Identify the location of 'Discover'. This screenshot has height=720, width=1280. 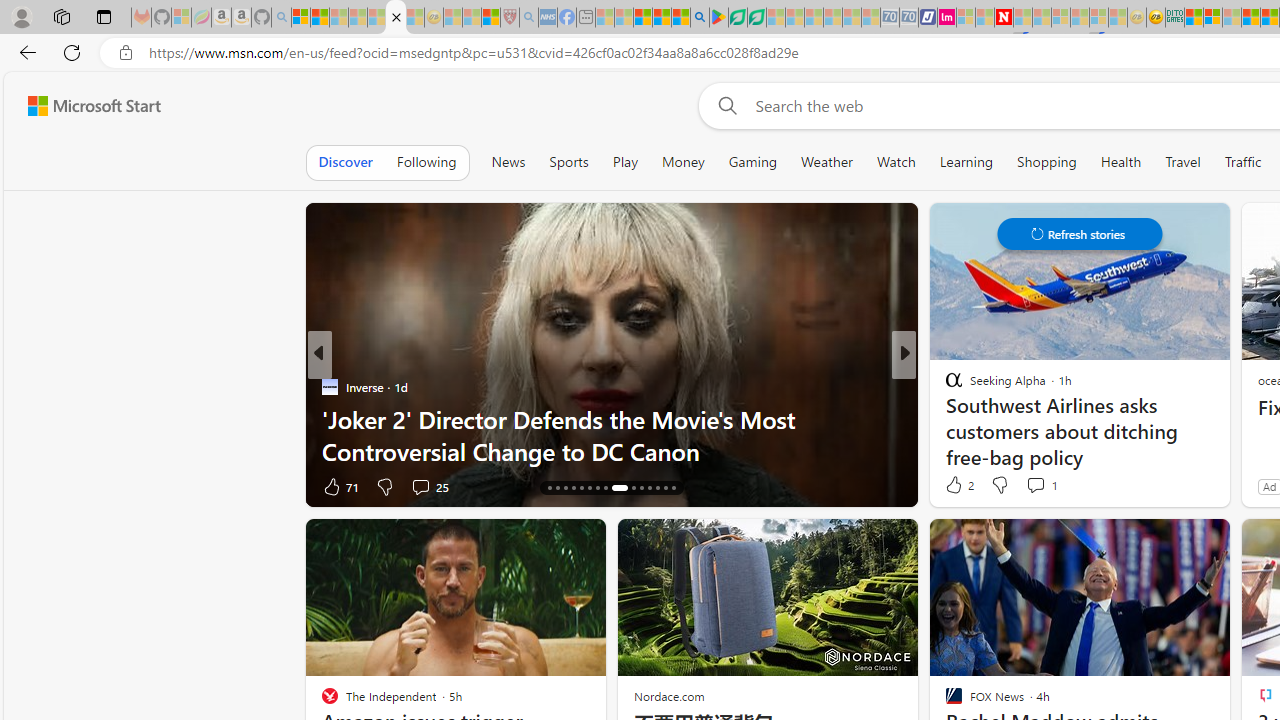
(345, 161).